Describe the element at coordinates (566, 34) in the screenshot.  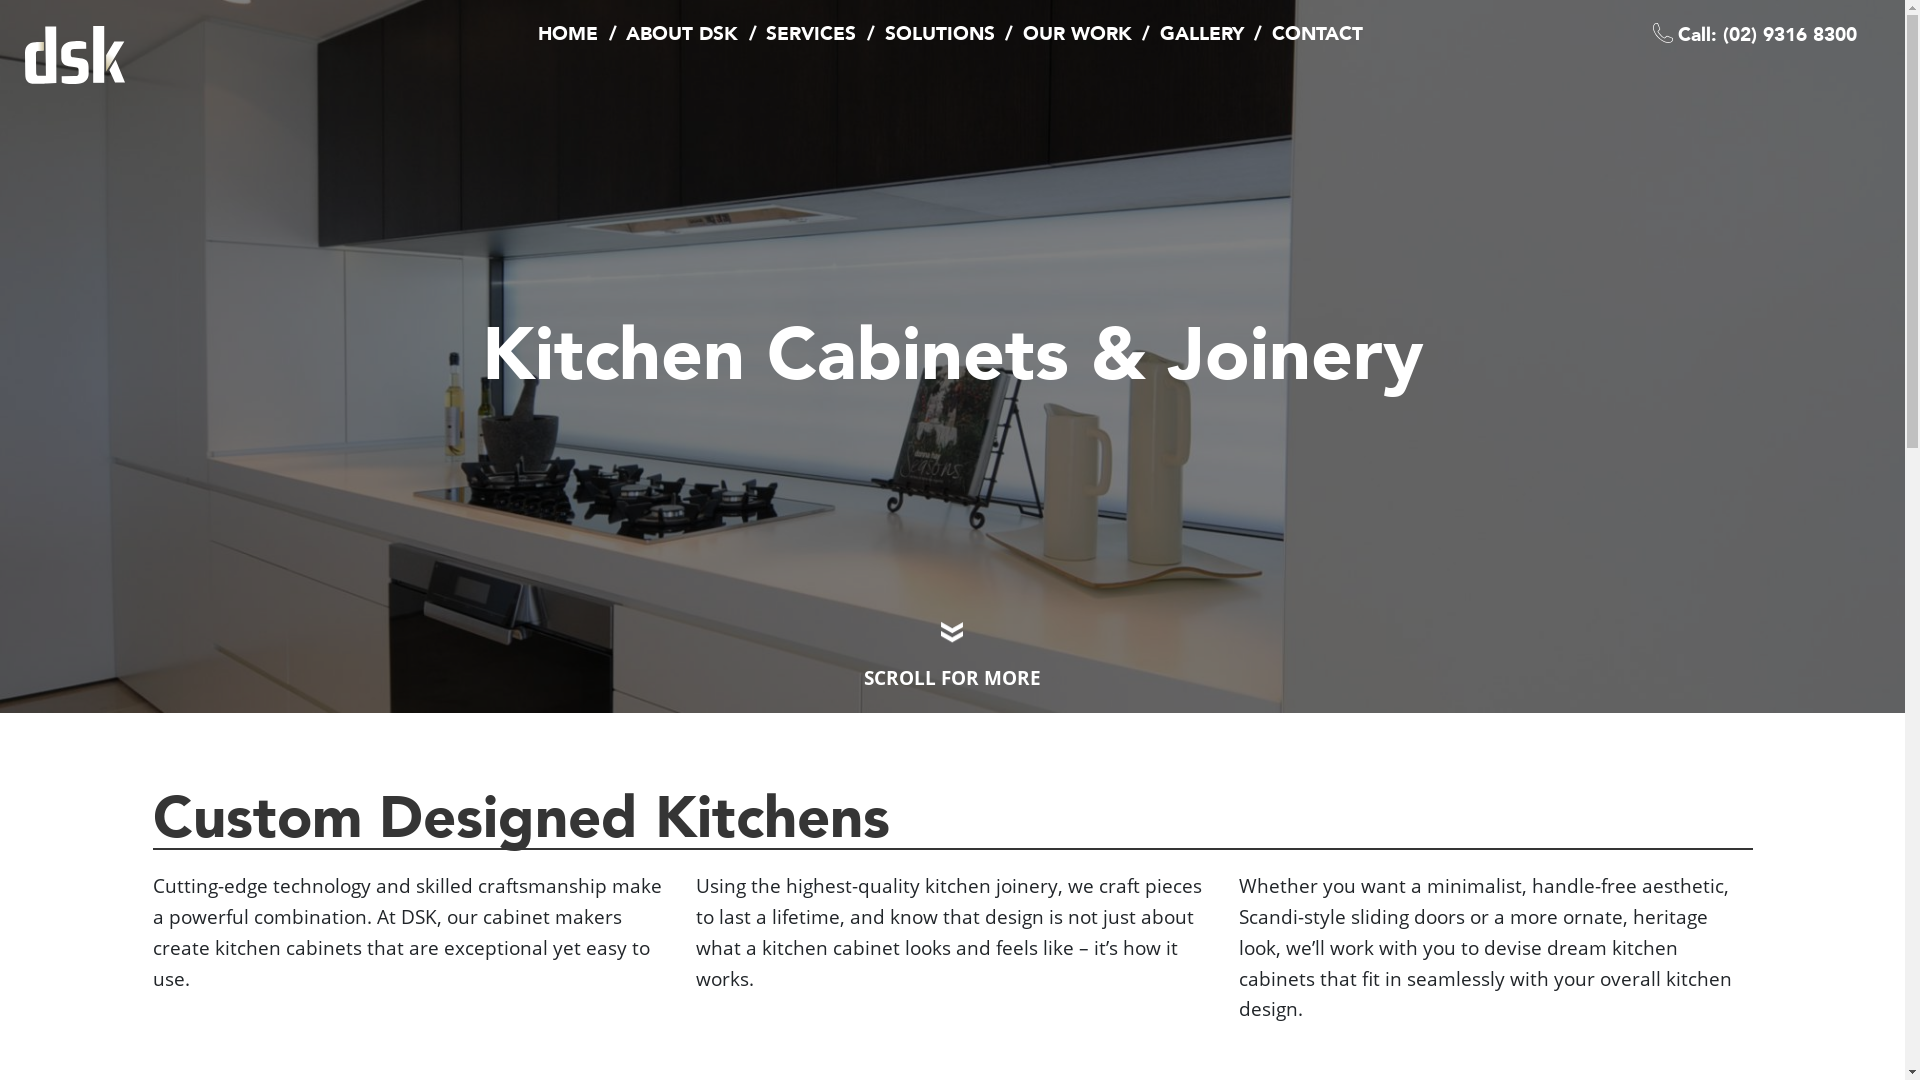
I see `'HOME'` at that location.